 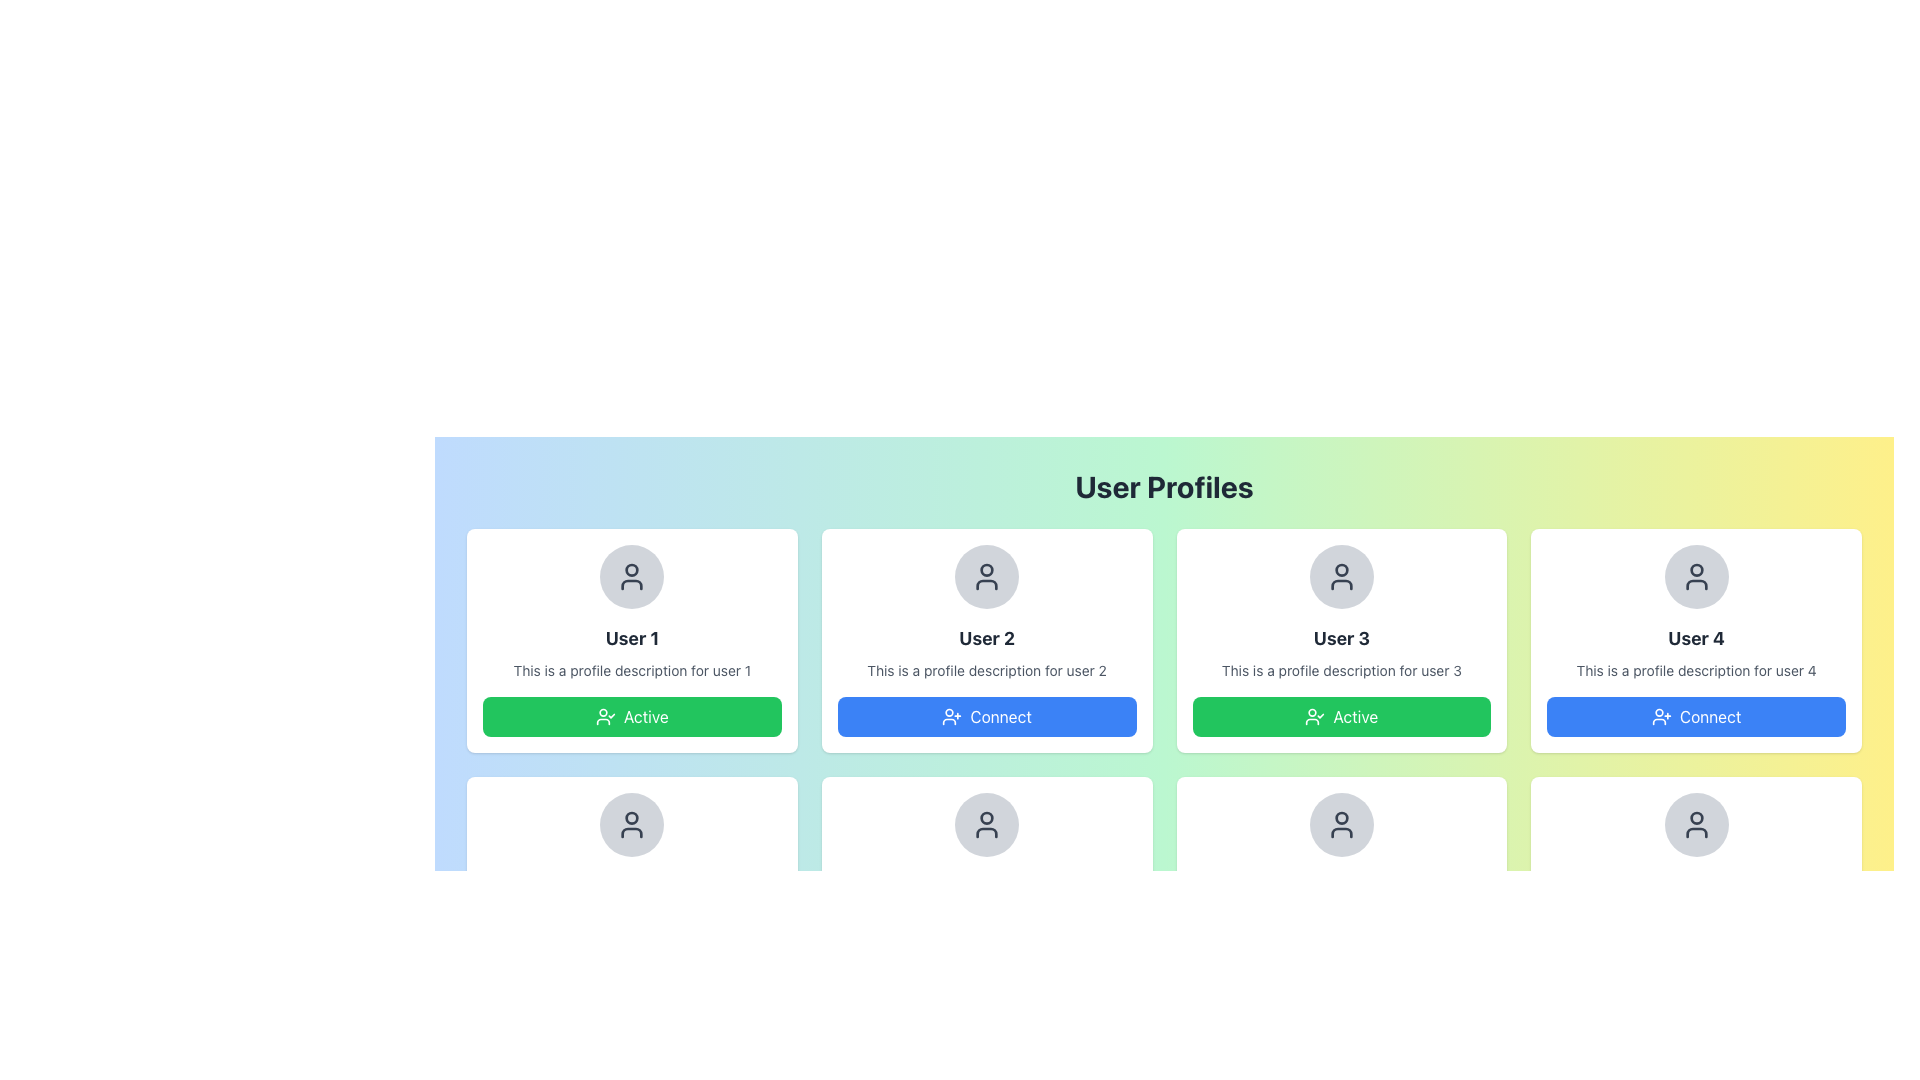 I want to click on the central dot of the profile icon in the second user card labeled 'User 2' located in the user profile grid, so click(x=987, y=570).